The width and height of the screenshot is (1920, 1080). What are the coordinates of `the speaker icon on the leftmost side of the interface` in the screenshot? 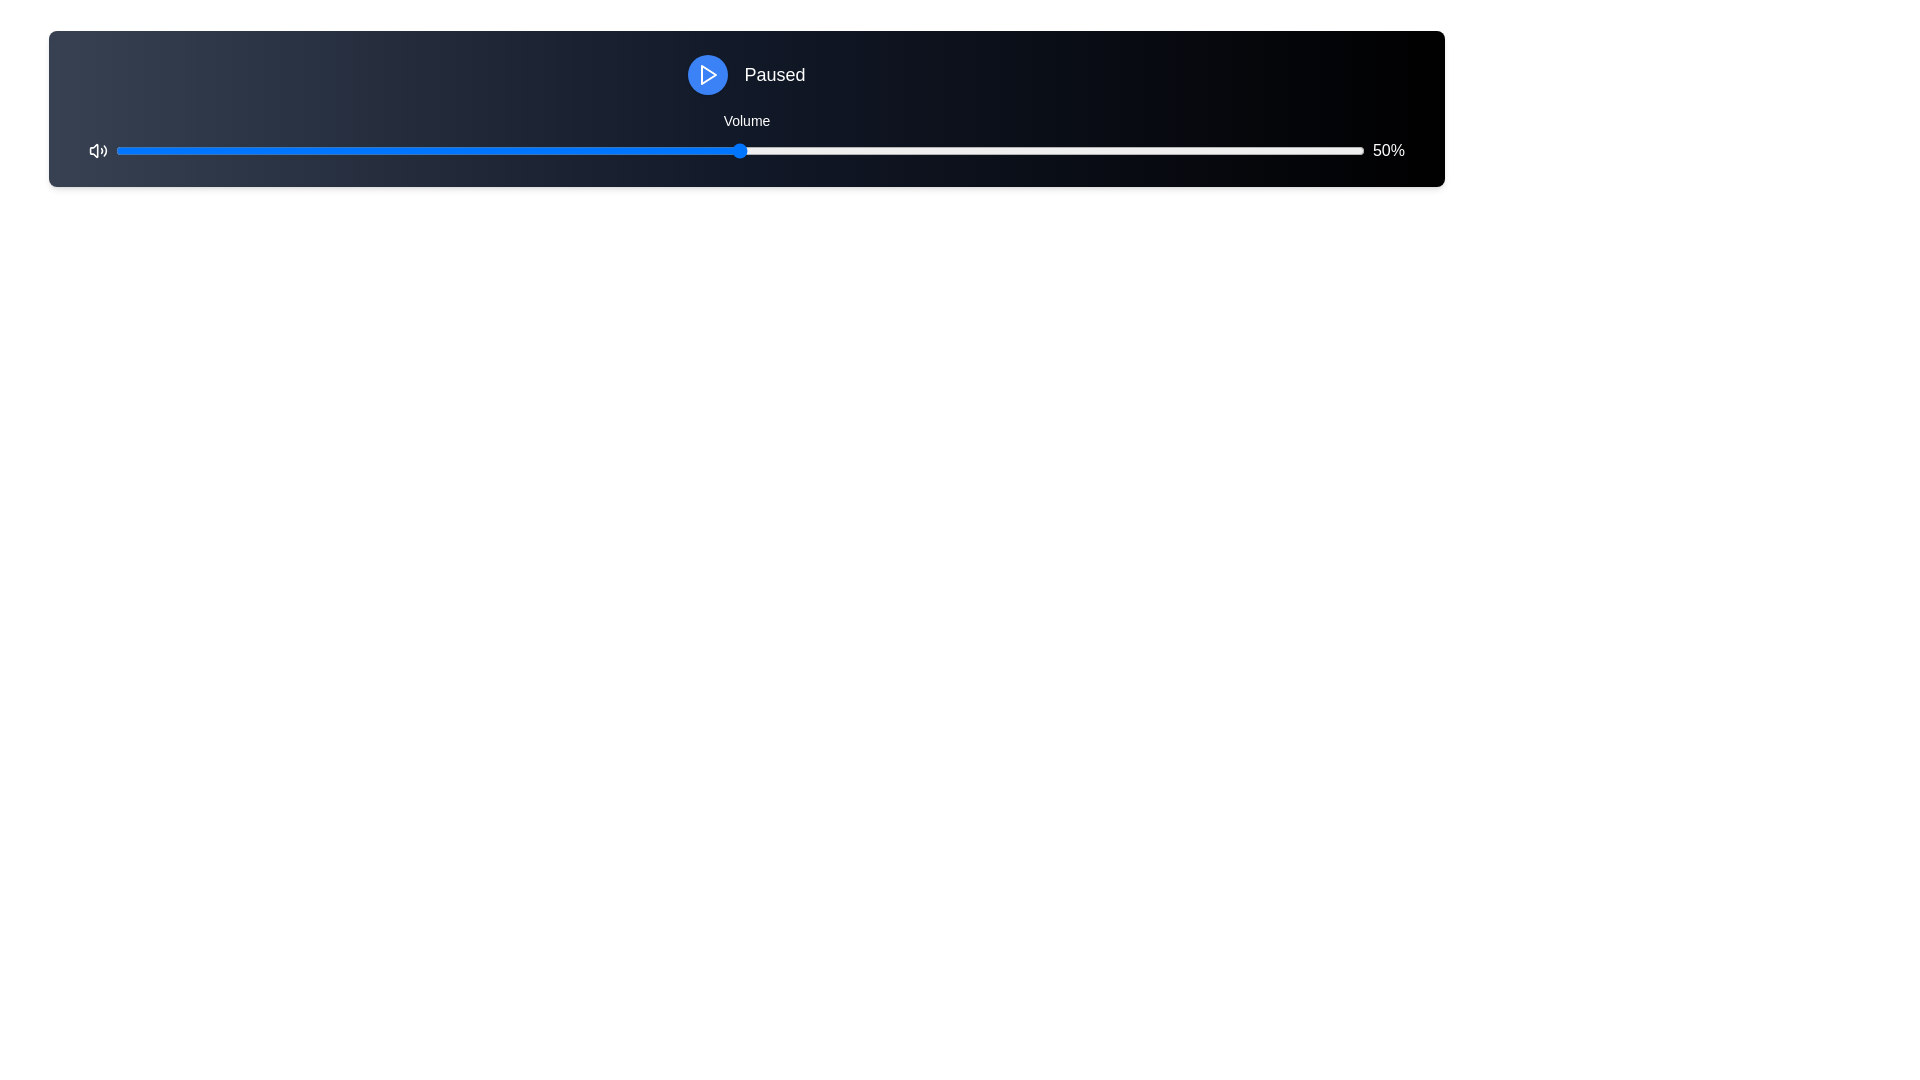 It's located at (97, 149).